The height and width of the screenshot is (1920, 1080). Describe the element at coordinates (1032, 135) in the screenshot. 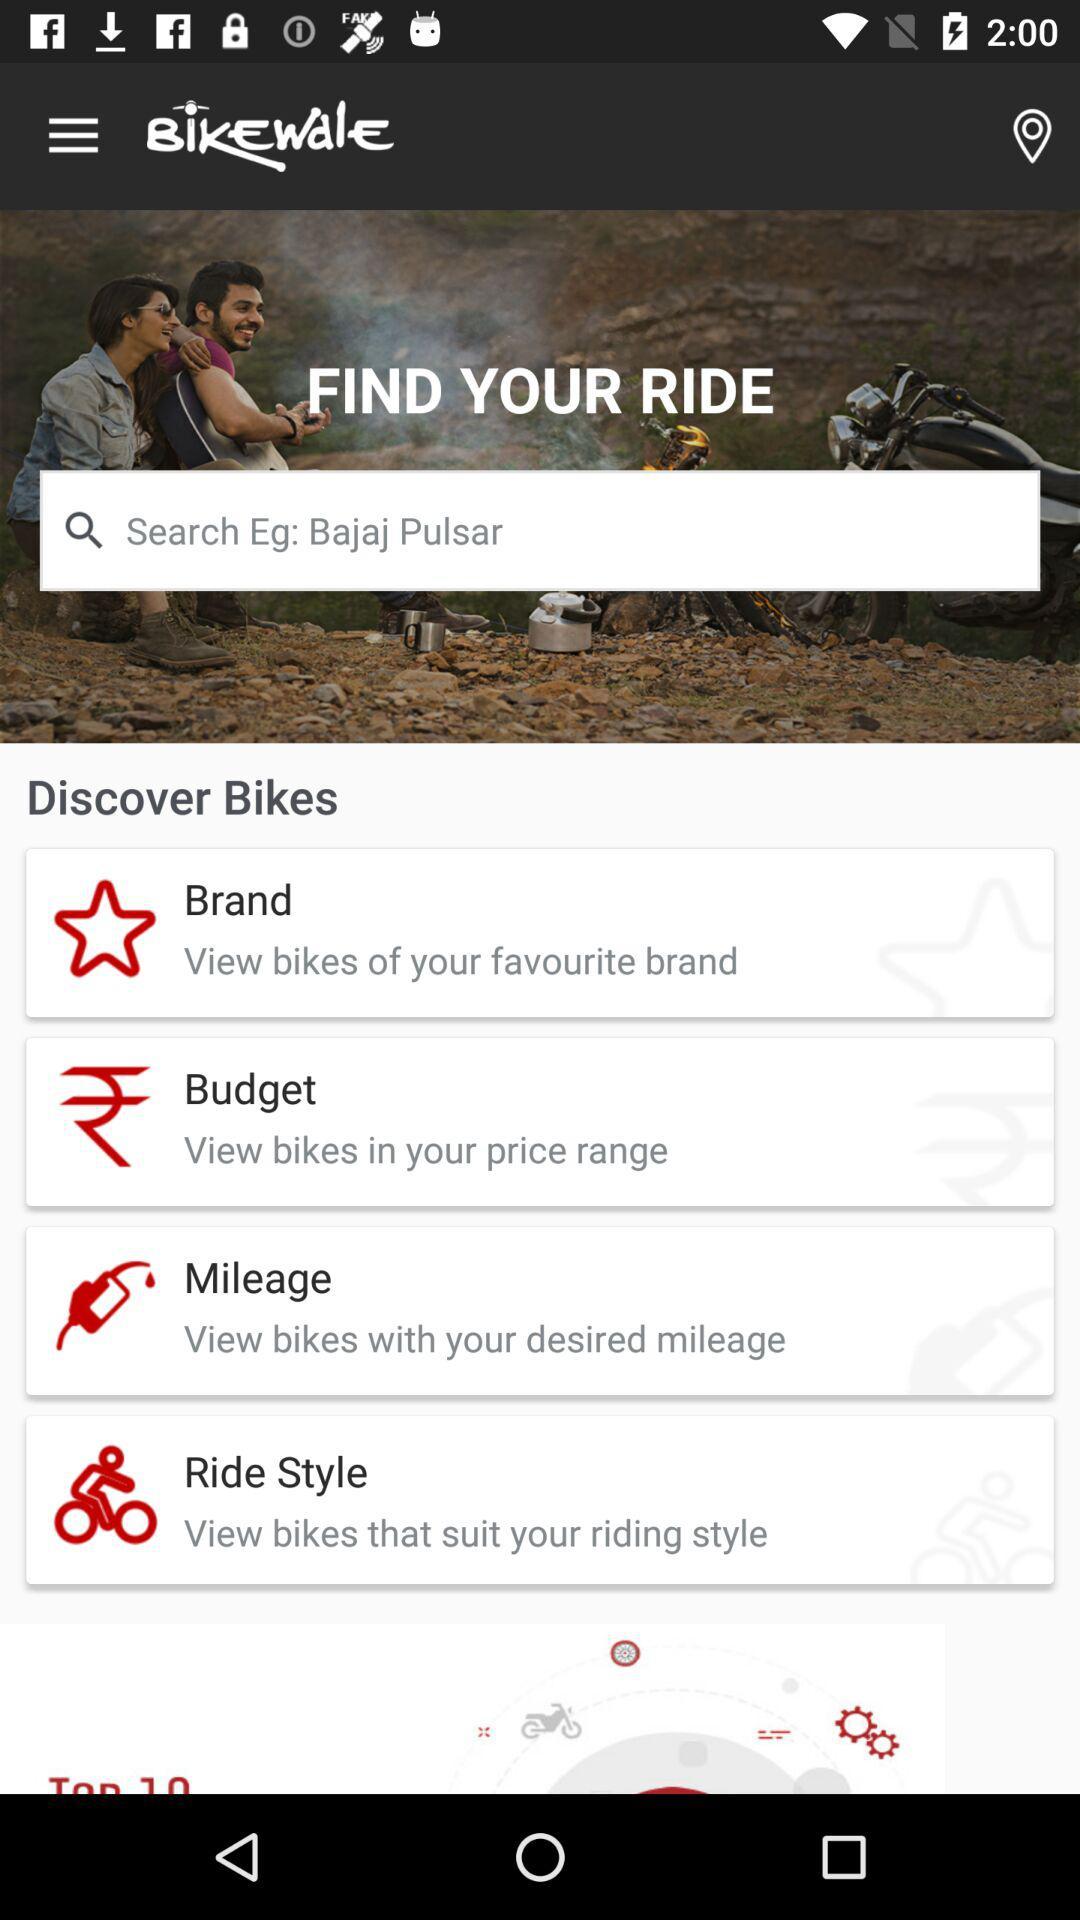

I see `item at the top right corner` at that location.